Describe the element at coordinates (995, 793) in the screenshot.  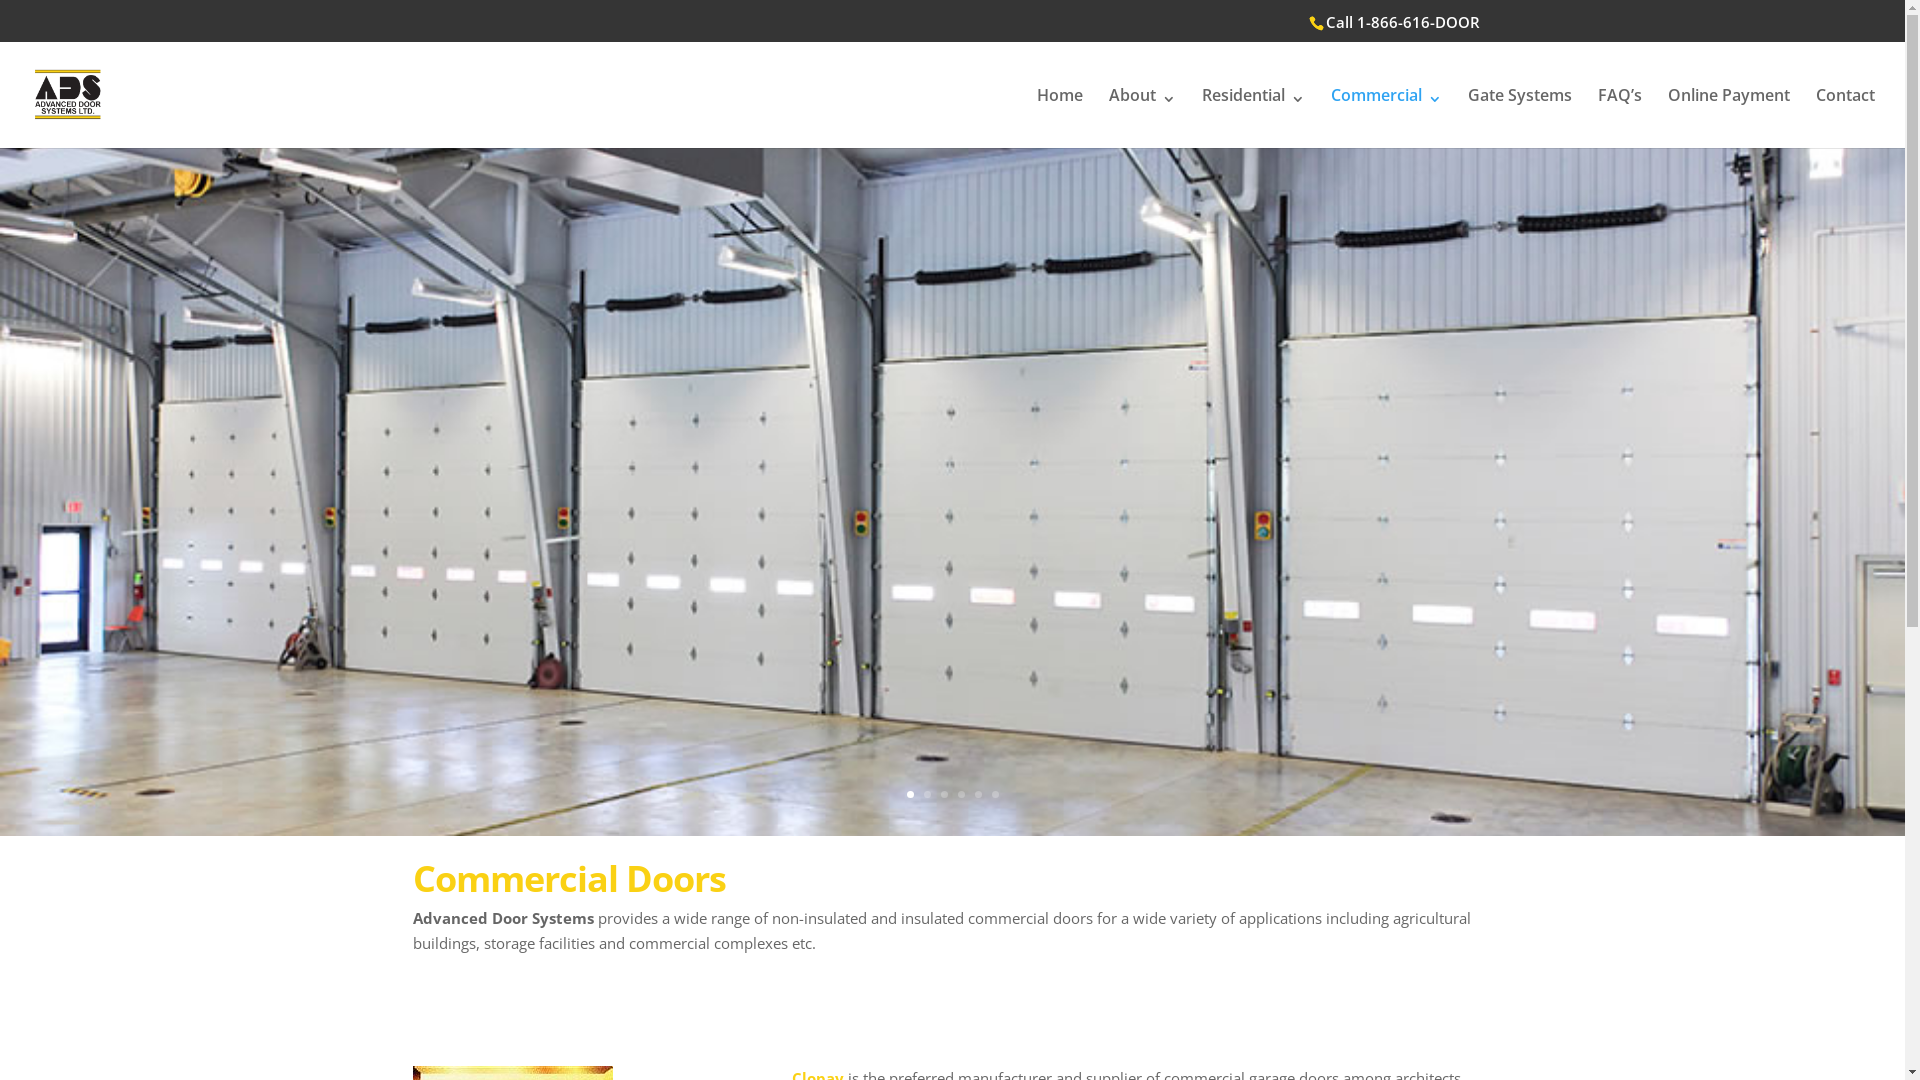
I see `'6'` at that location.